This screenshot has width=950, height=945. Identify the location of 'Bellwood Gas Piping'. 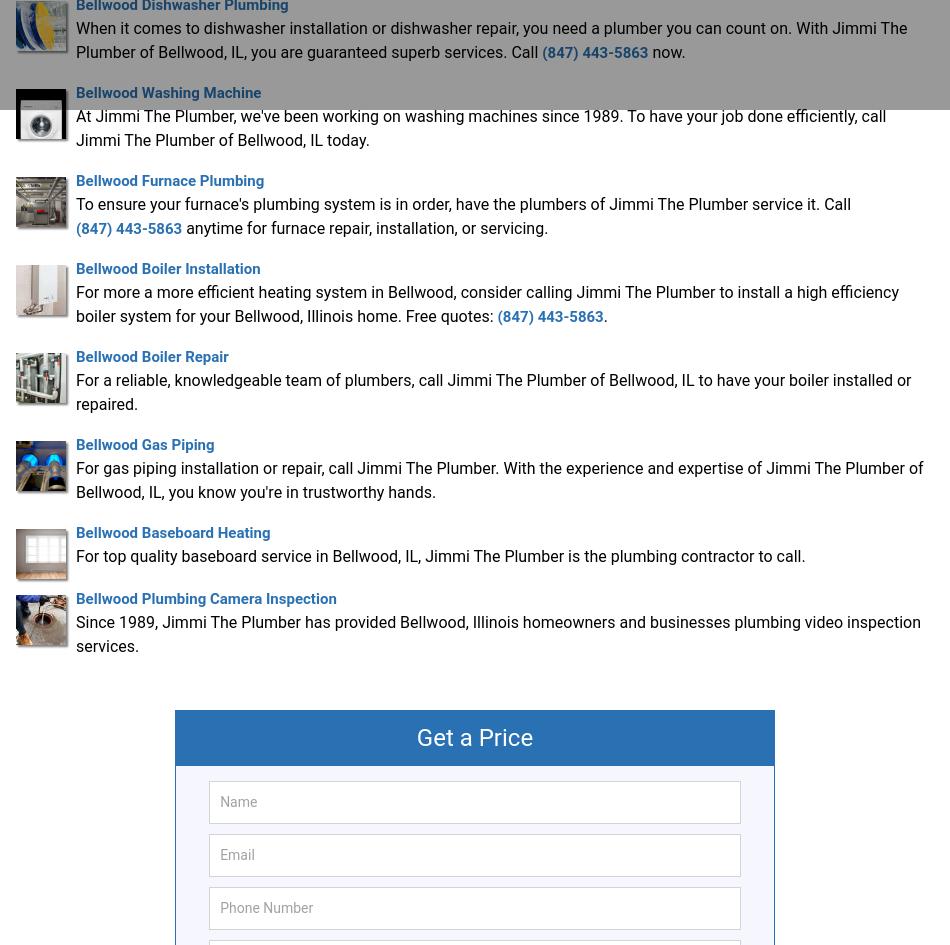
(144, 443).